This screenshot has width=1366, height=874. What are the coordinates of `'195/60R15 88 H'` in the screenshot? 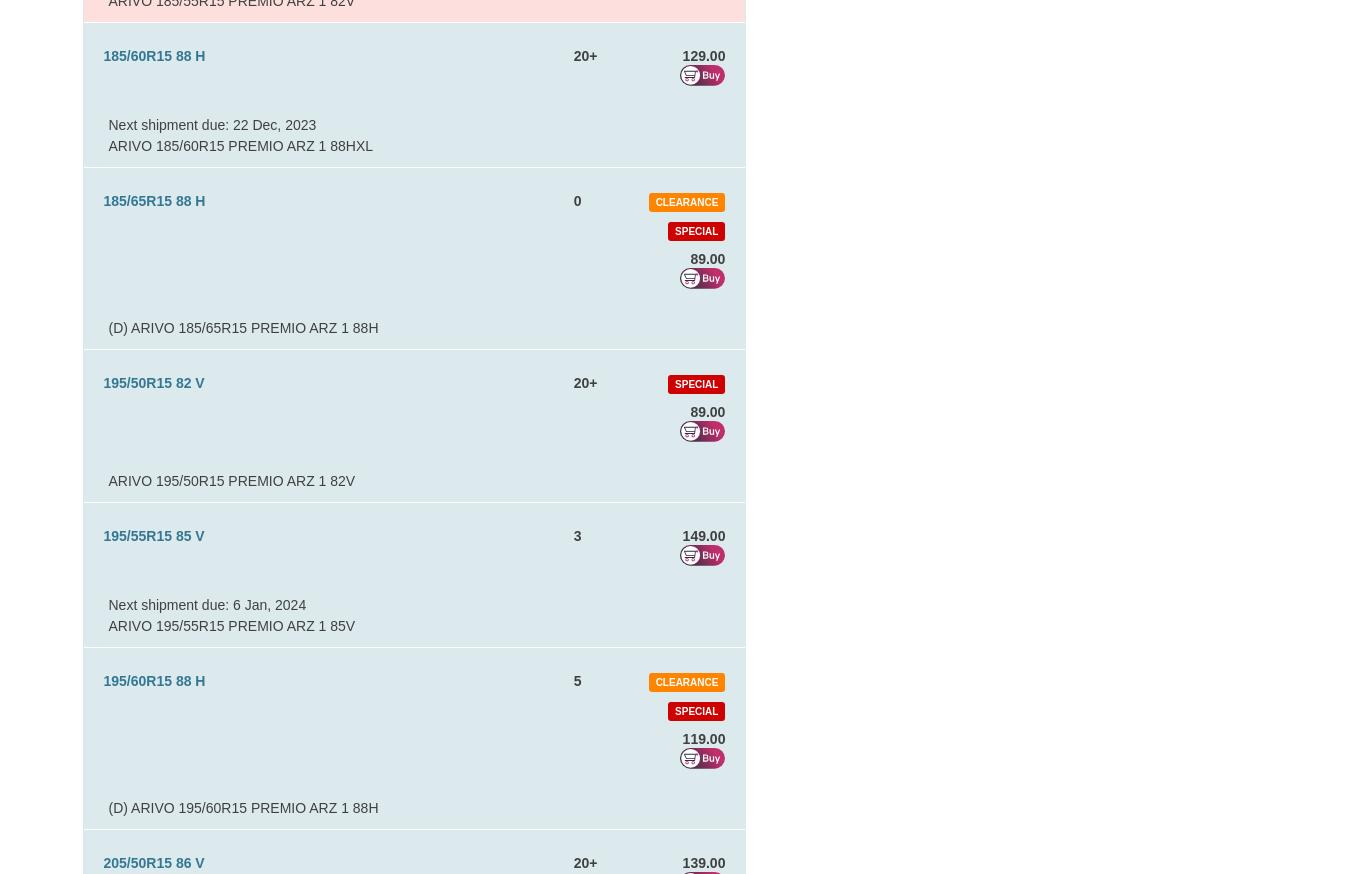 It's located at (152, 681).